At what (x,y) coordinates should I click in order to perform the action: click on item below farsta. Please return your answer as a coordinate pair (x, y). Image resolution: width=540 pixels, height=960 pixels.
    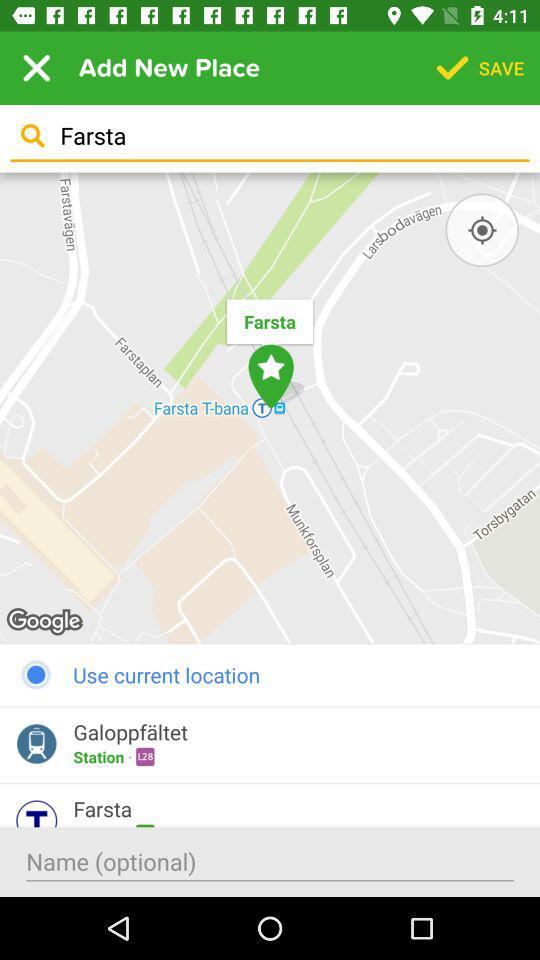
    Looking at the image, I should click on (481, 230).